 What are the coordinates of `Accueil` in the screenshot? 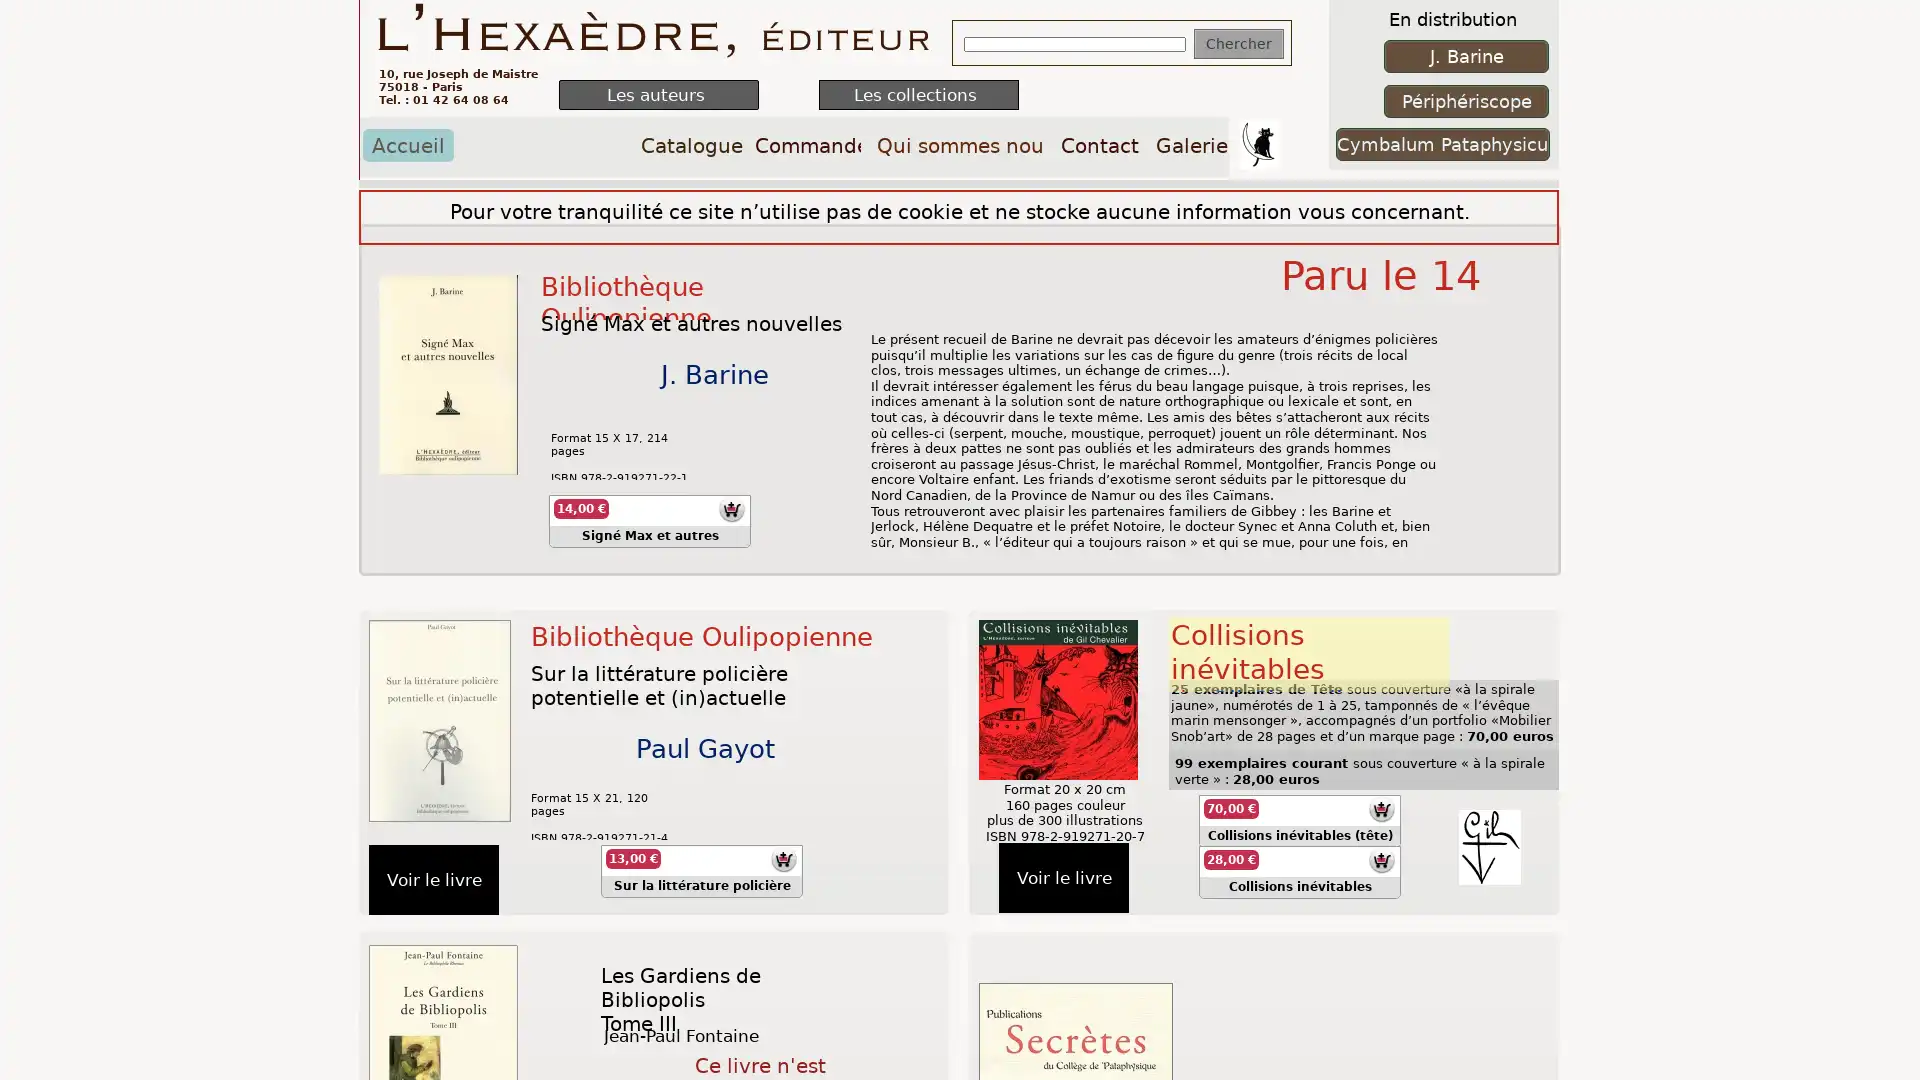 It's located at (407, 144).